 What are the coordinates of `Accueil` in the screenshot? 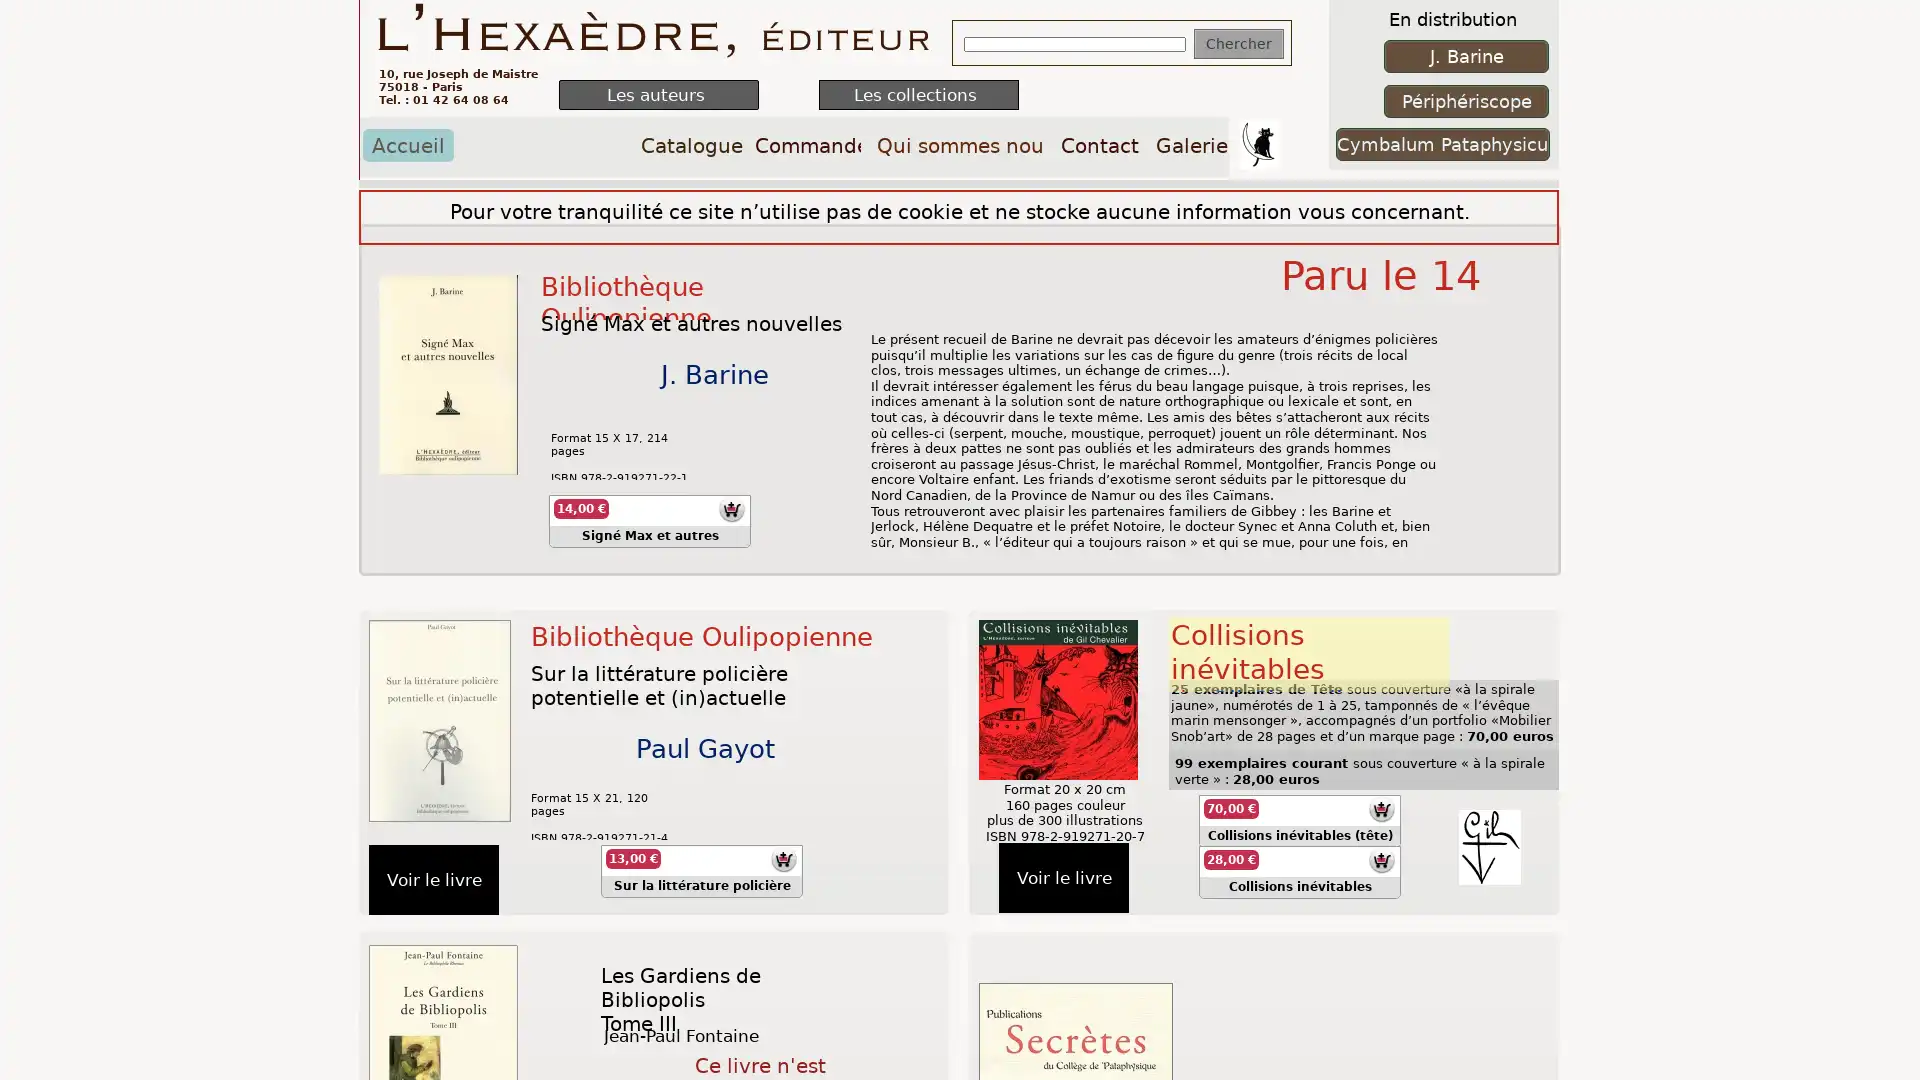 It's located at (407, 144).